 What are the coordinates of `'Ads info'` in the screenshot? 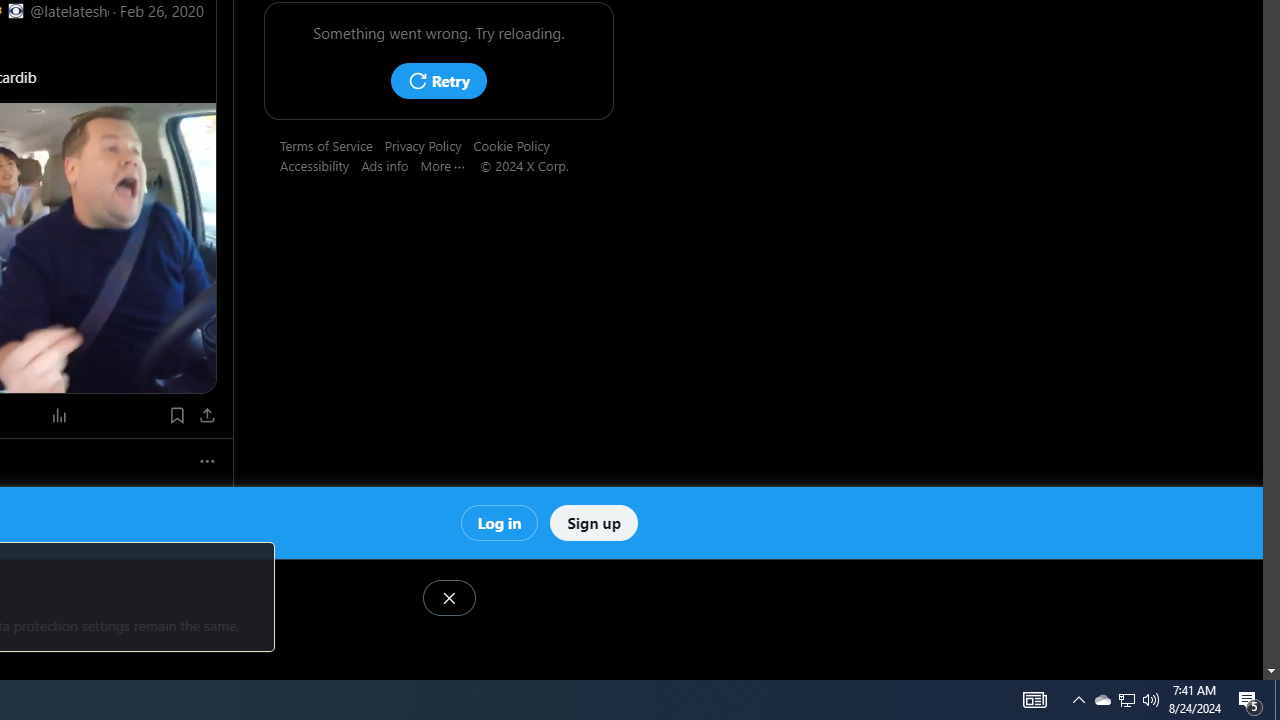 It's located at (391, 164).